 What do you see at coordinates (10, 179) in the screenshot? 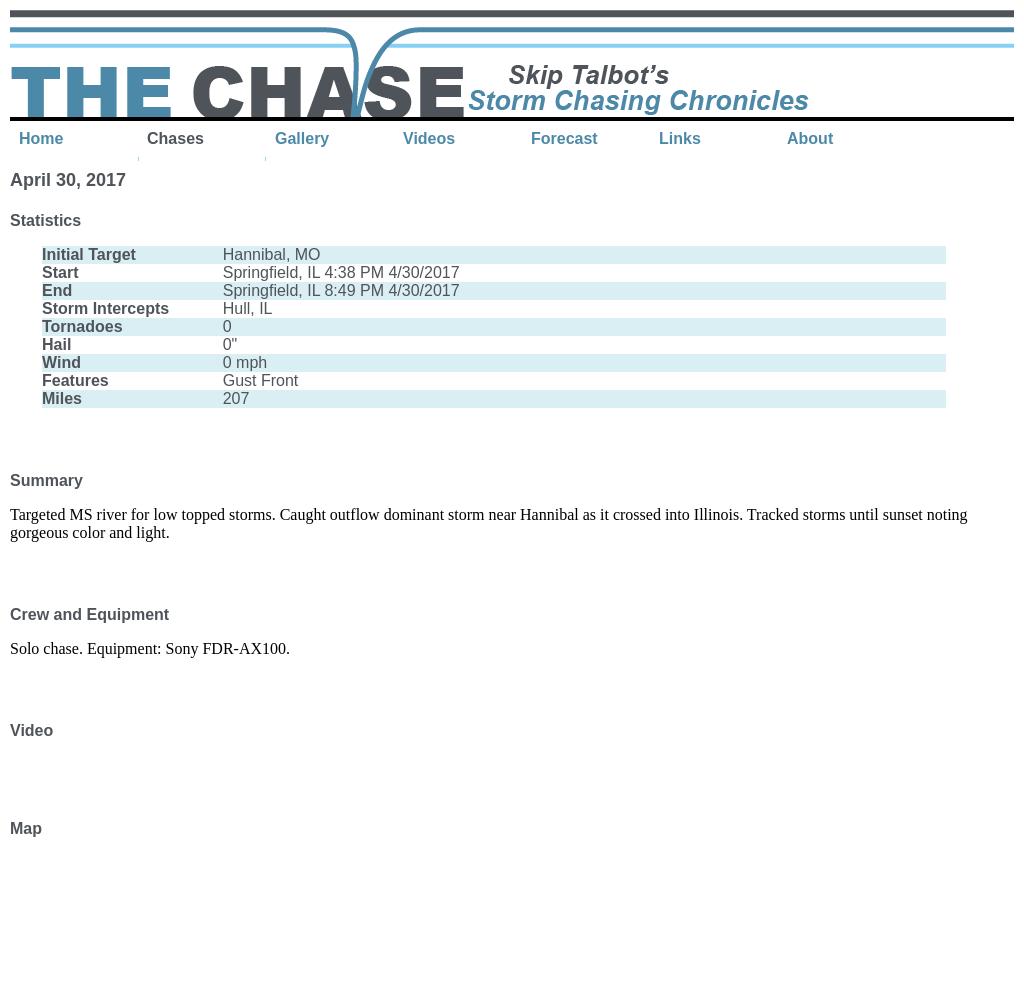
I see `'April 30, 2017'` at bounding box center [10, 179].